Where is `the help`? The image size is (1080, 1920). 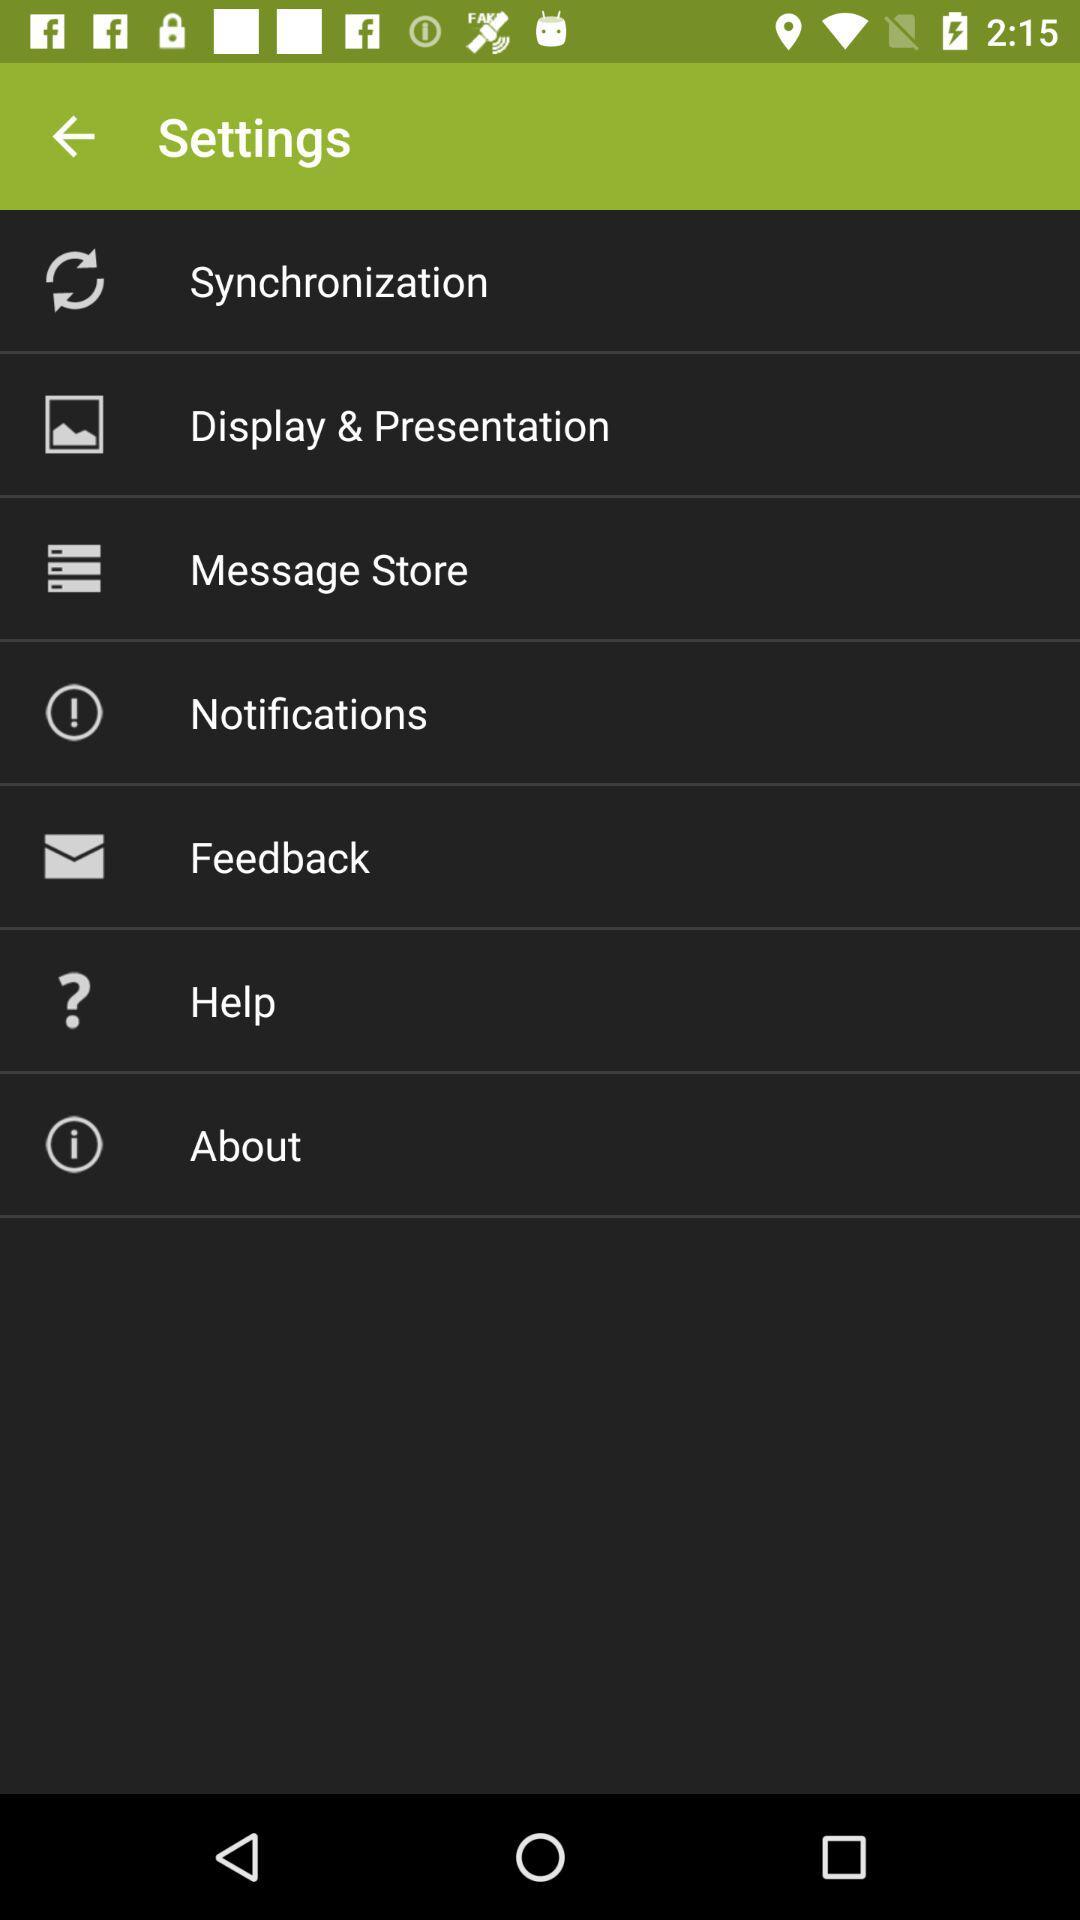 the help is located at coordinates (231, 1000).